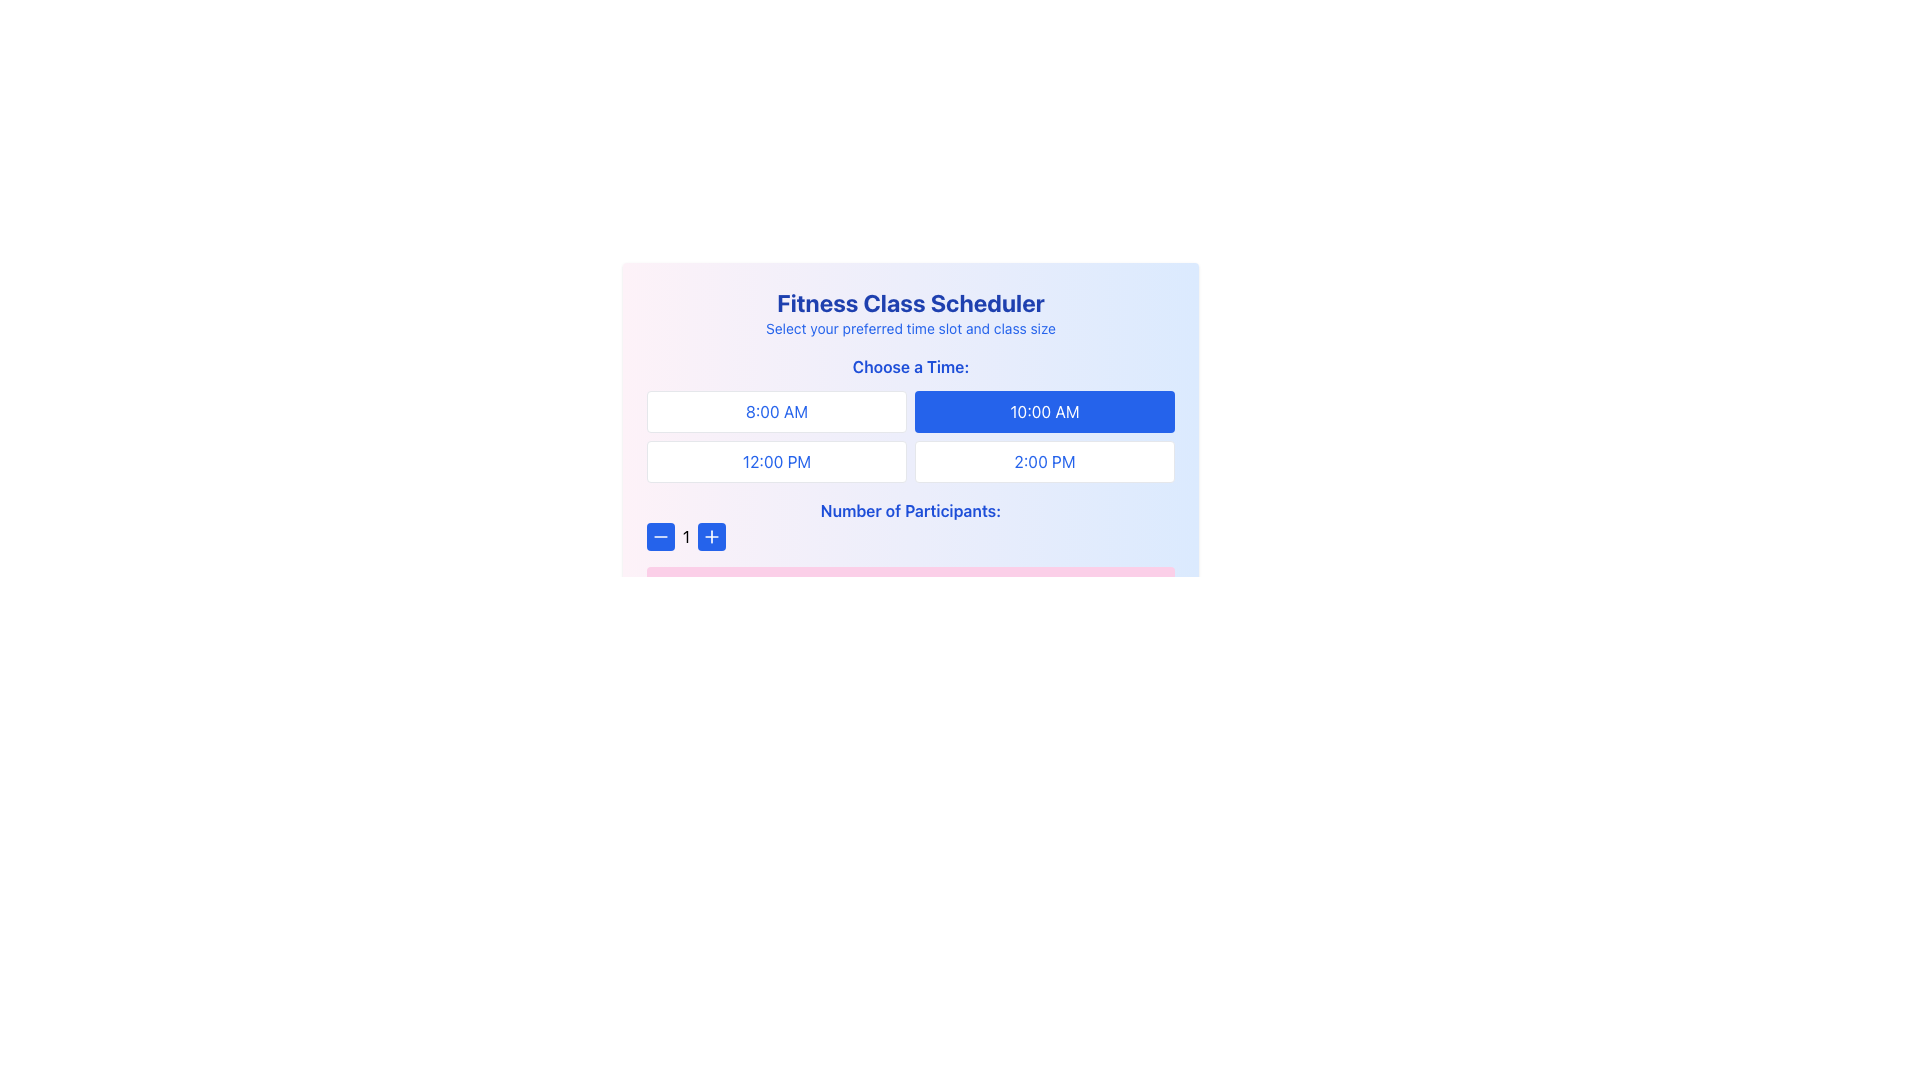 The width and height of the screenshot is (1920, 1080). What do you see at coordinates (910, 303) in the screenshot?
I see `the bold, large-sized heading 'Fitness Class Scheduler' which is styled in blue and prominently displayed near the top center of the interface` at bounding box center [910, 303].